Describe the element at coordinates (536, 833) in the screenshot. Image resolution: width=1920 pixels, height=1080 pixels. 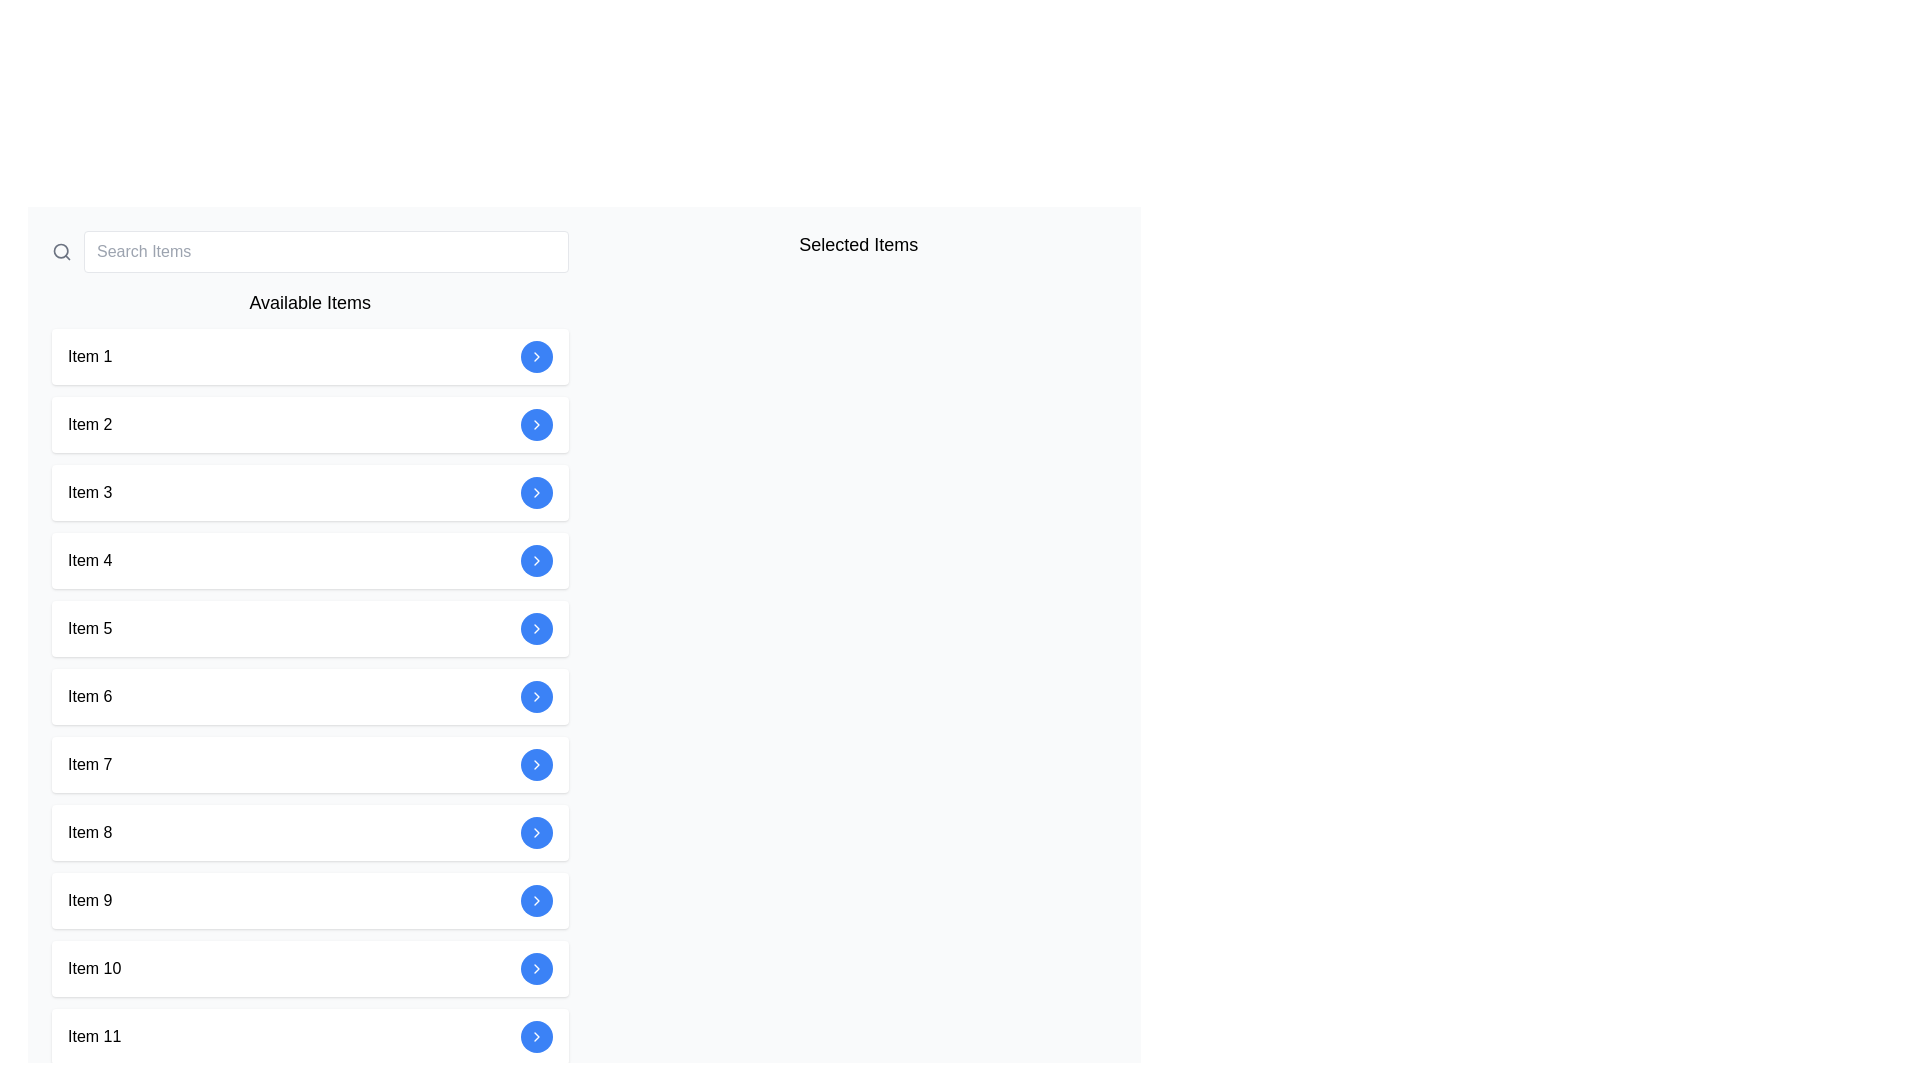
I see `the circular blue button with a white chevron arrow pointing to the right, located at the far-right of the 'Item 8' block` at that location.